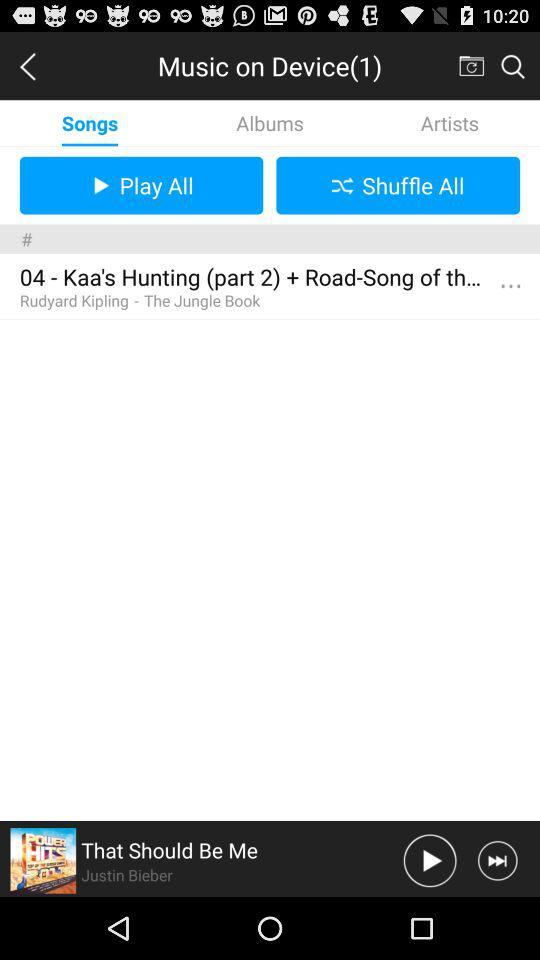 This screenshot has width=540, height=960. I want to click on the refresh icon, so click(470, 70).